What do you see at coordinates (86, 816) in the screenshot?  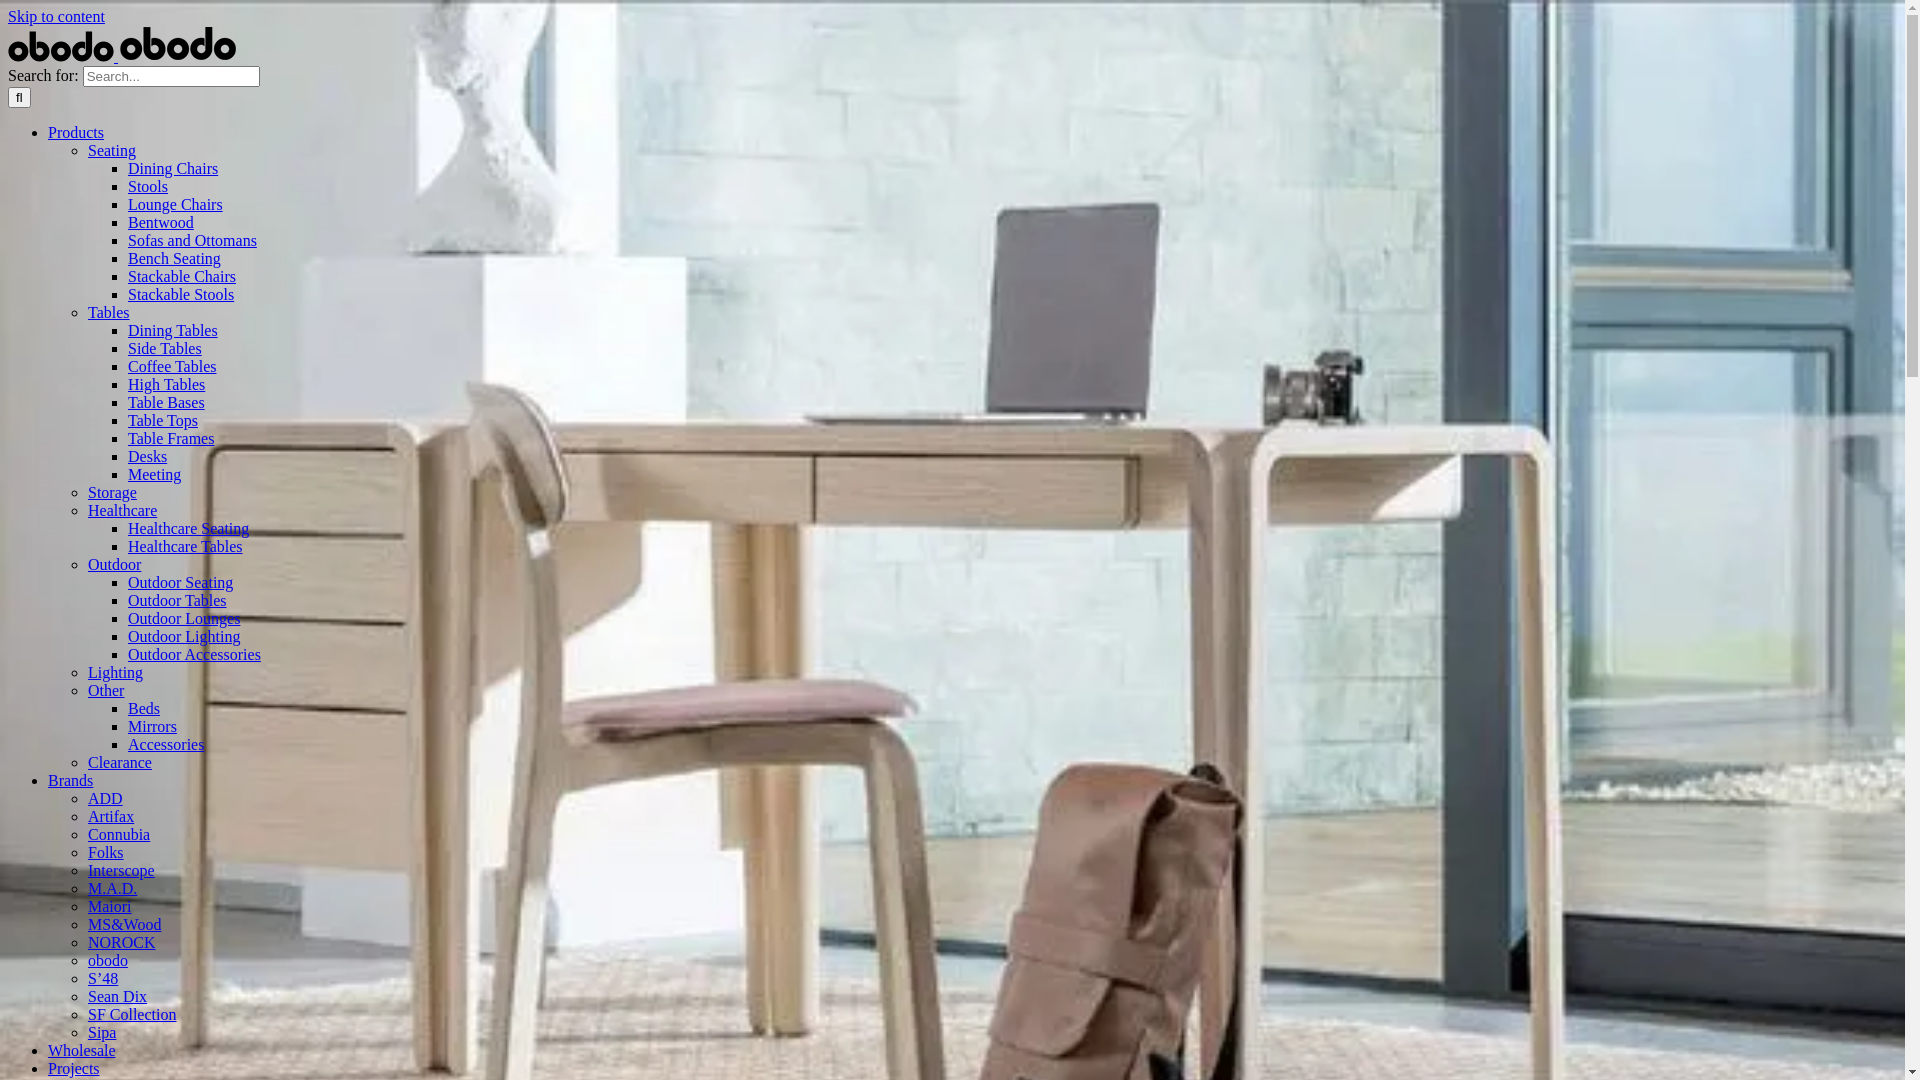 I see `'Artifax'` at bounding box center [86, 816].